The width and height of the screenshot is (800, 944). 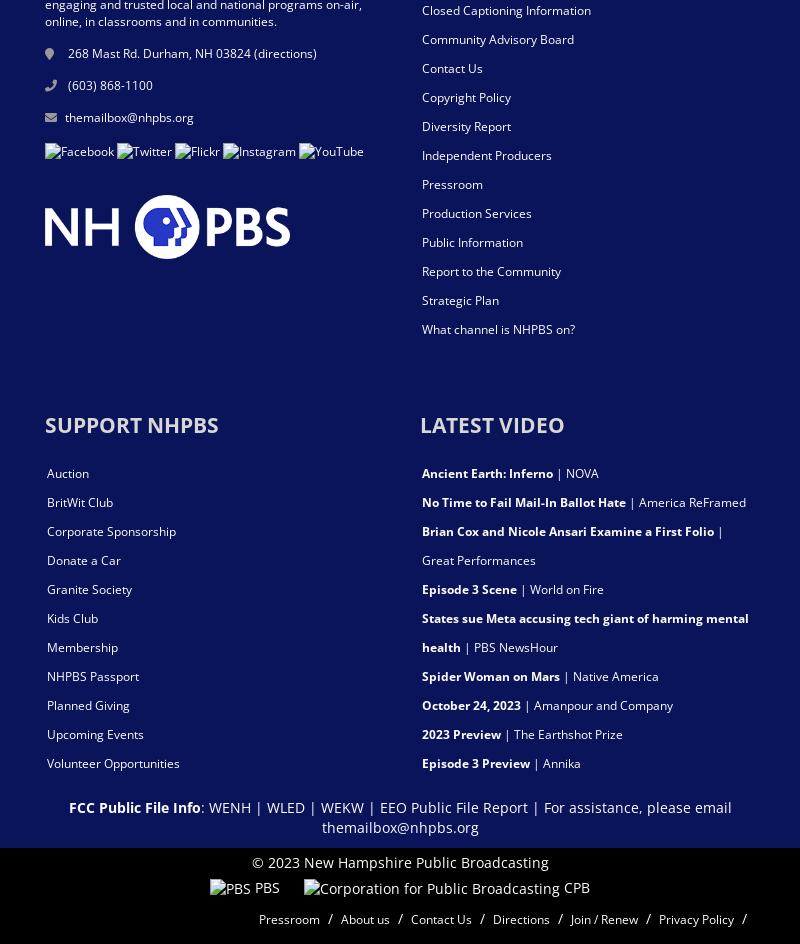 I want to click on 'No Time to Fail  Mail-In Ballot Hate', so click(x=523, y=501).